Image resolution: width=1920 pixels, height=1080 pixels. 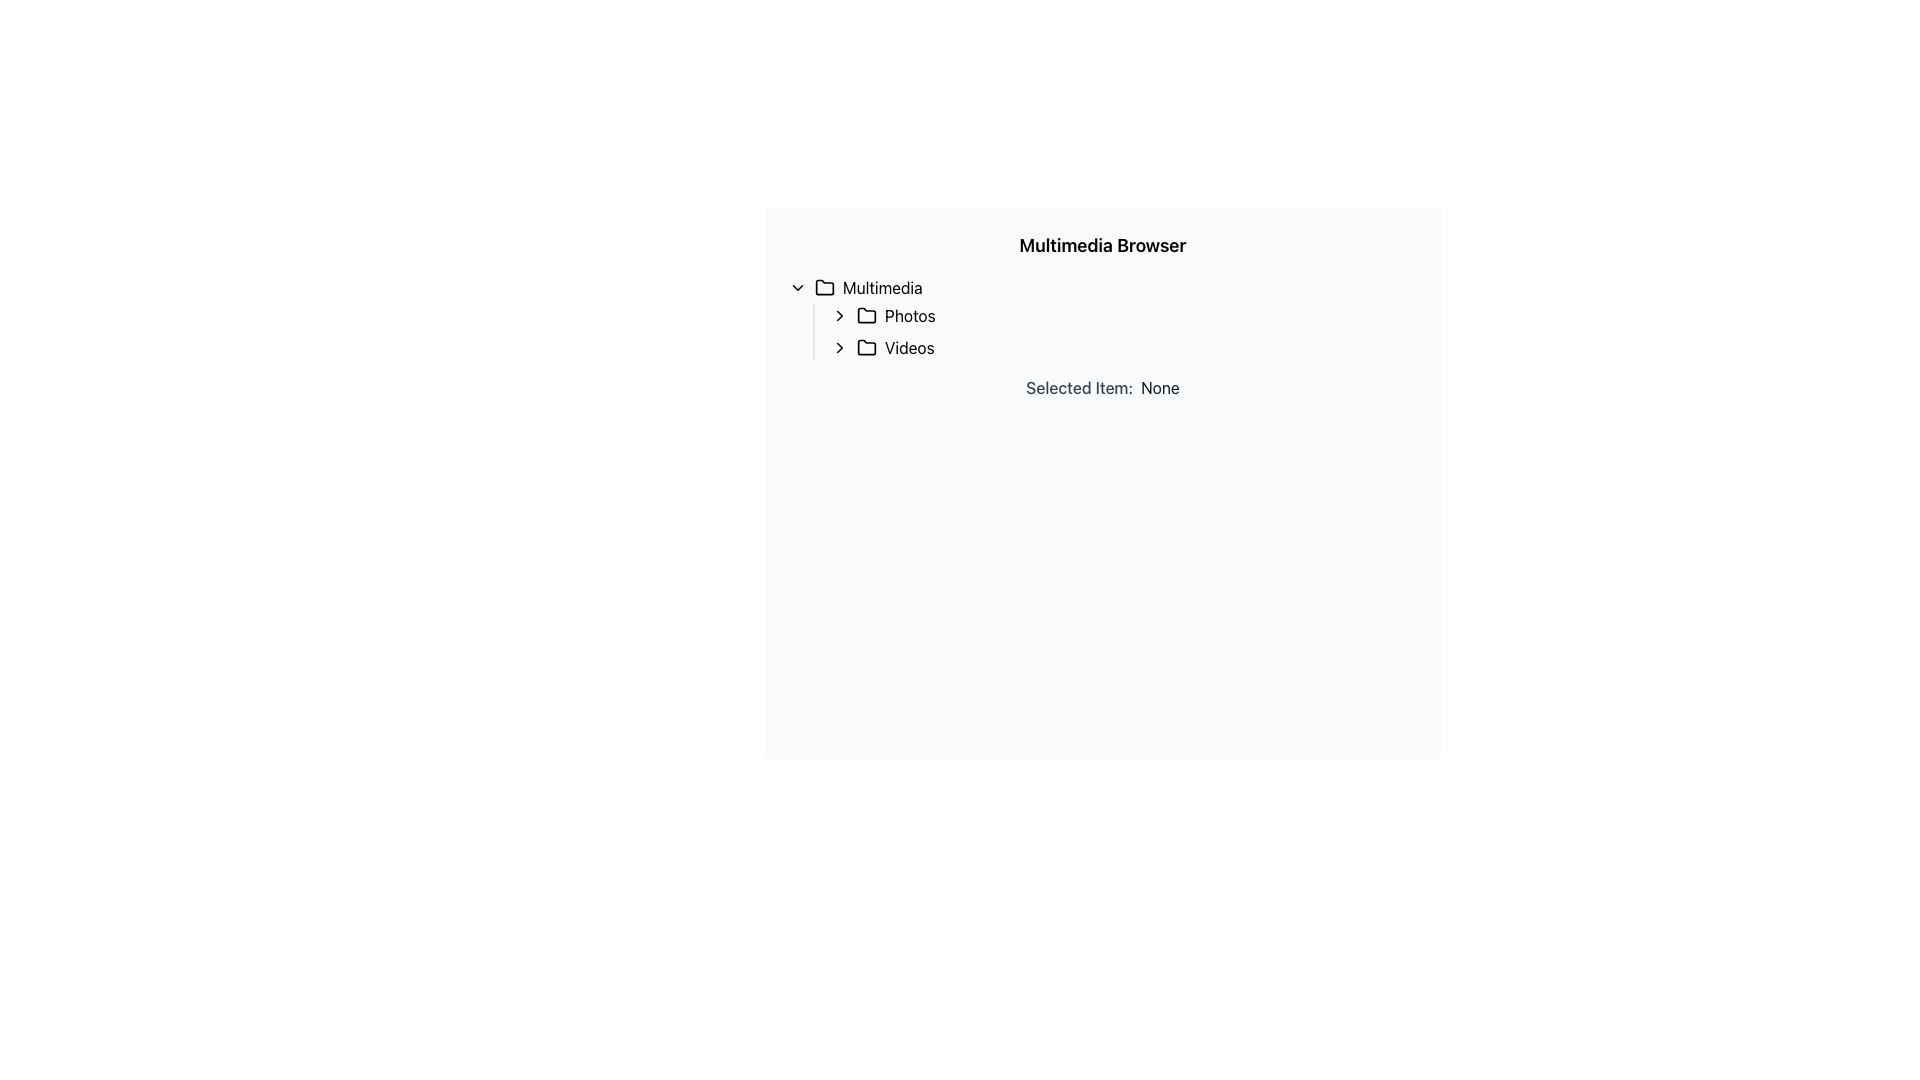 I want to click on the chevron icon pointing to the right, located to the left of the 'Photos' label in the hierarchical list component, so click(x=840, y=315).